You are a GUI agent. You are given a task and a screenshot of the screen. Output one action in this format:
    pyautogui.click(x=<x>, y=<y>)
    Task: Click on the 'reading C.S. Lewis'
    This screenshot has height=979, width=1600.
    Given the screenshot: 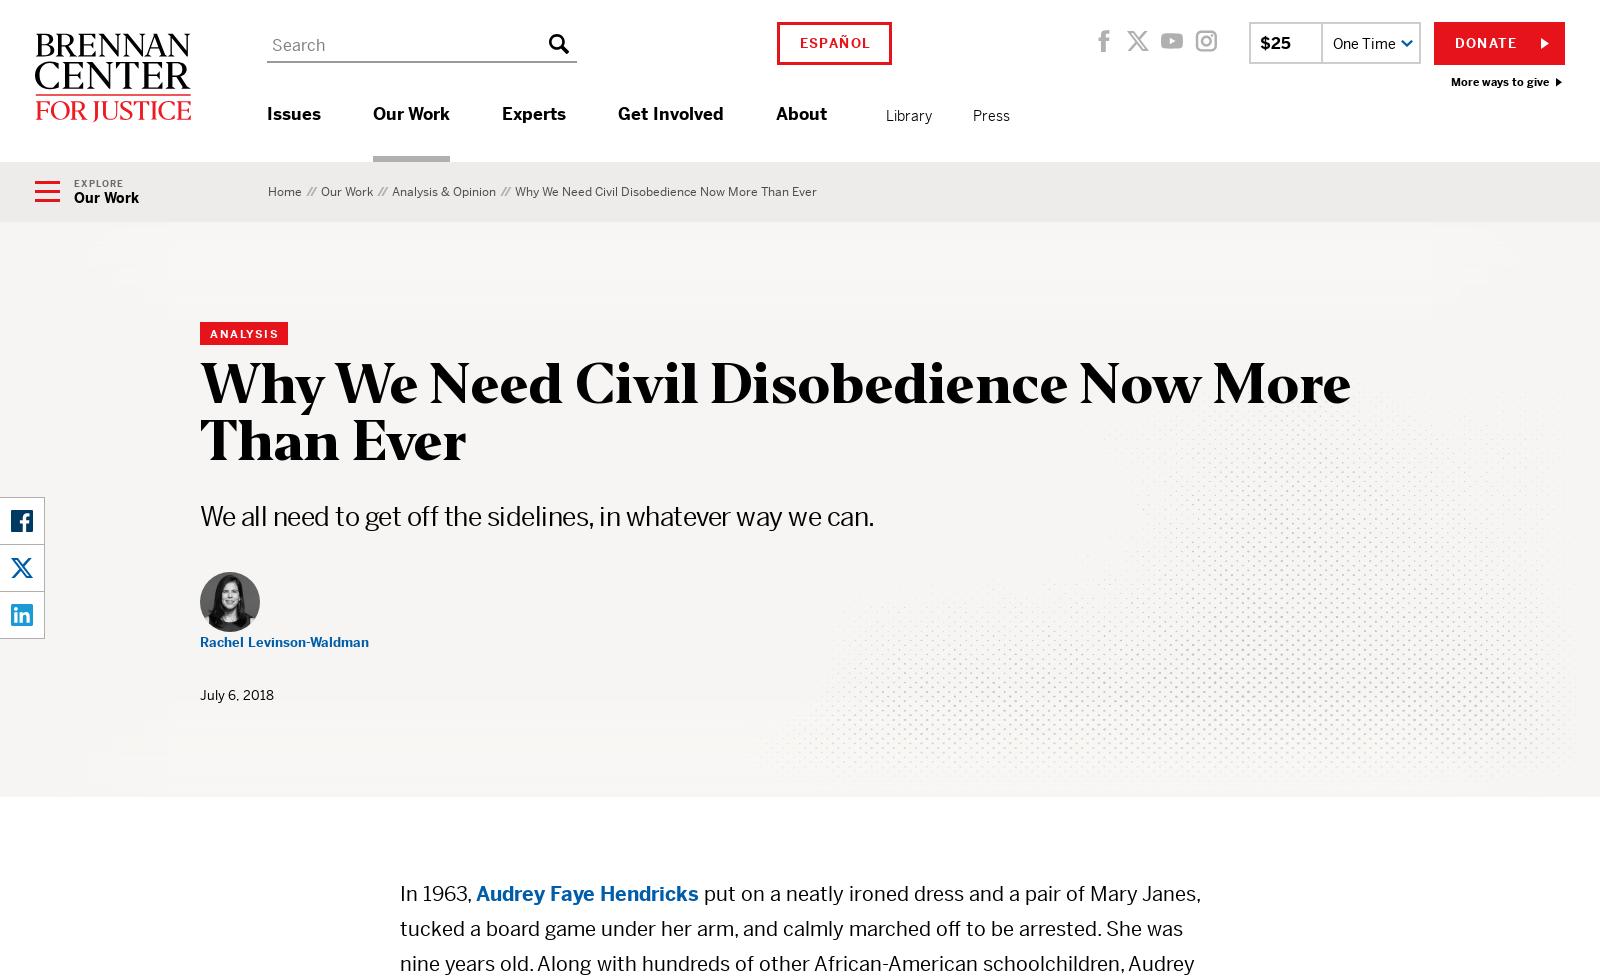 What is the action you would take?
    pyautogui.click(x=789, y=163)
    